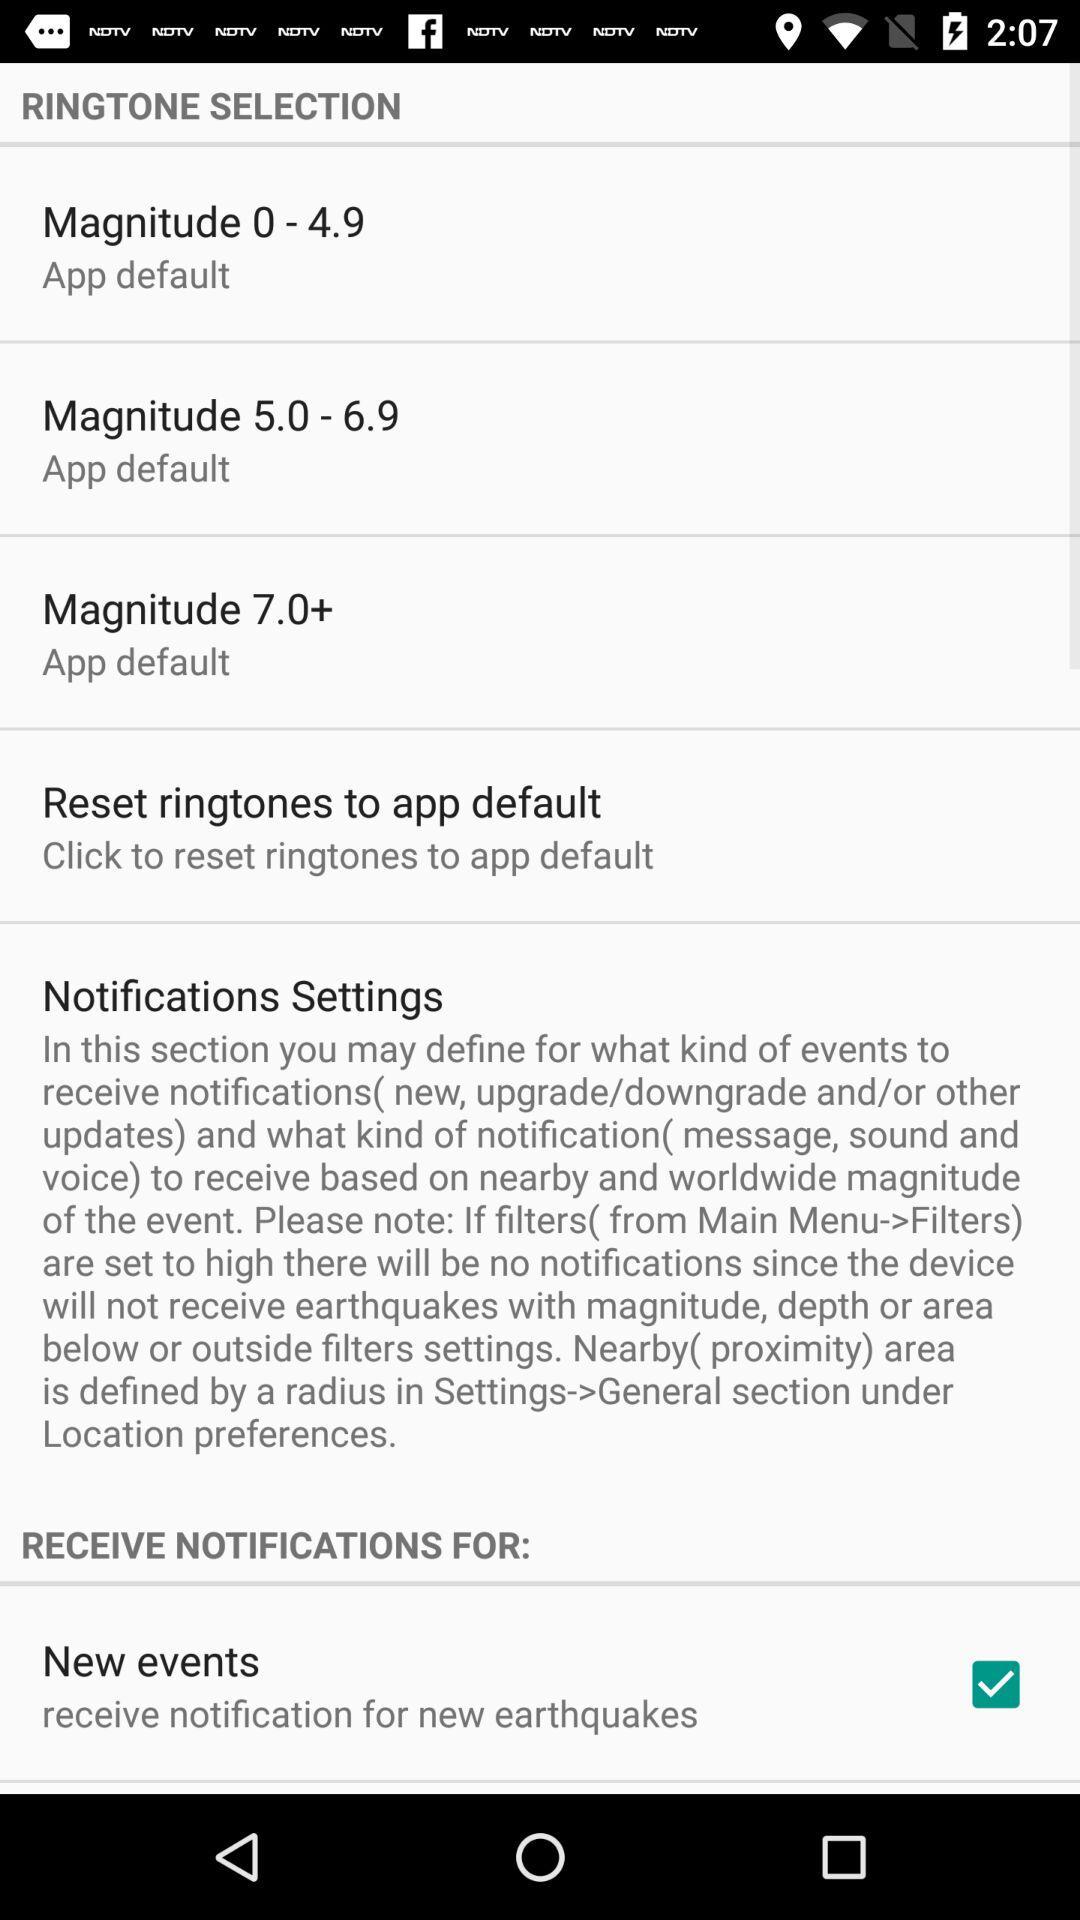  I want to click on the app above receive notifications for: icon, so click(540, 1239).